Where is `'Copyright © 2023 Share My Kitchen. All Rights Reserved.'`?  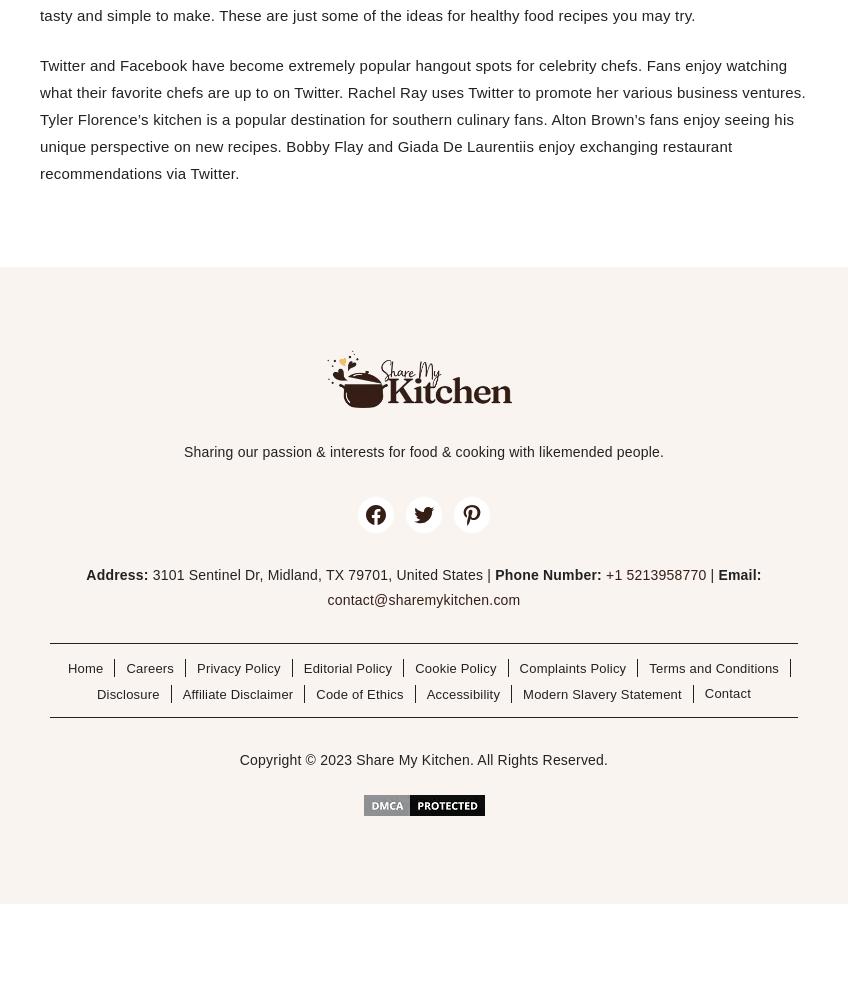 'Copyright © 2023 Share My Kitchen. All Rights Reserved.' is located at coordinates (423, 759).